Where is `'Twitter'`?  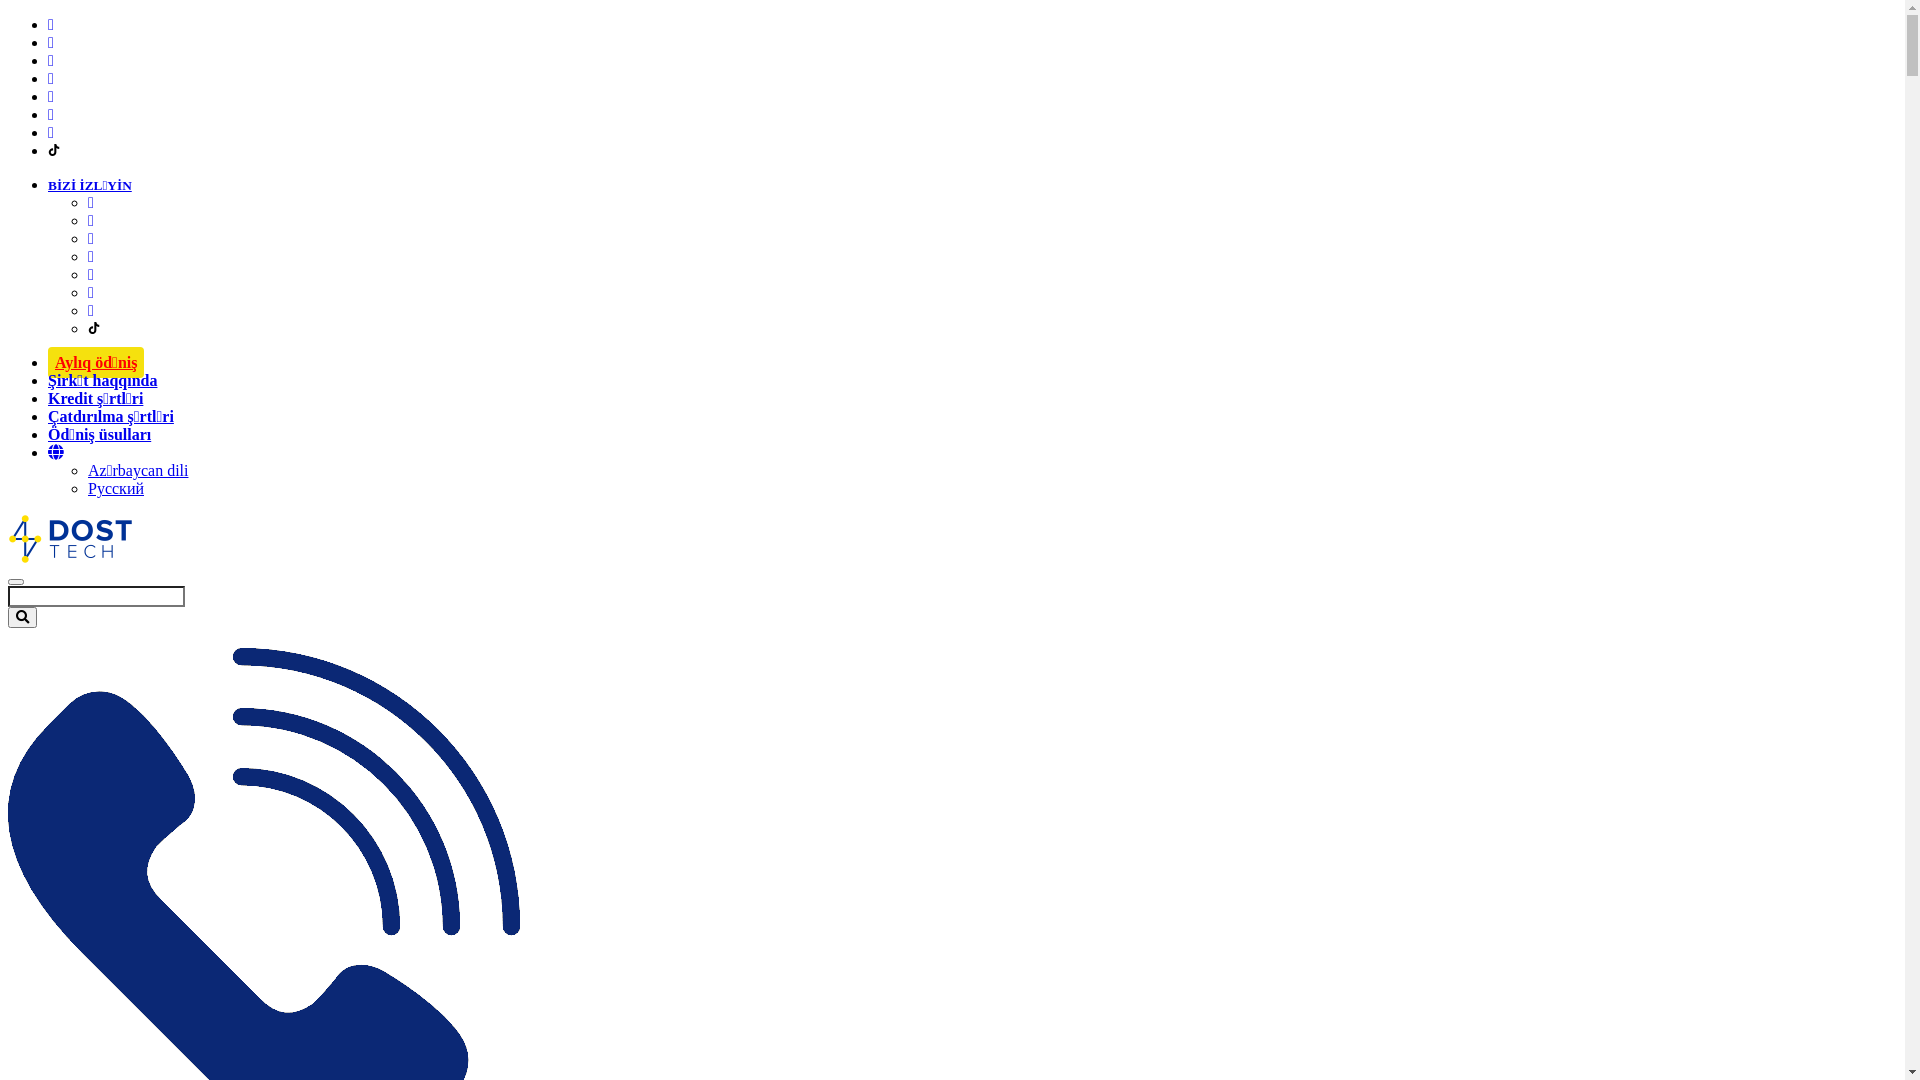
'Twitter' is located at coordinates (51, 132).